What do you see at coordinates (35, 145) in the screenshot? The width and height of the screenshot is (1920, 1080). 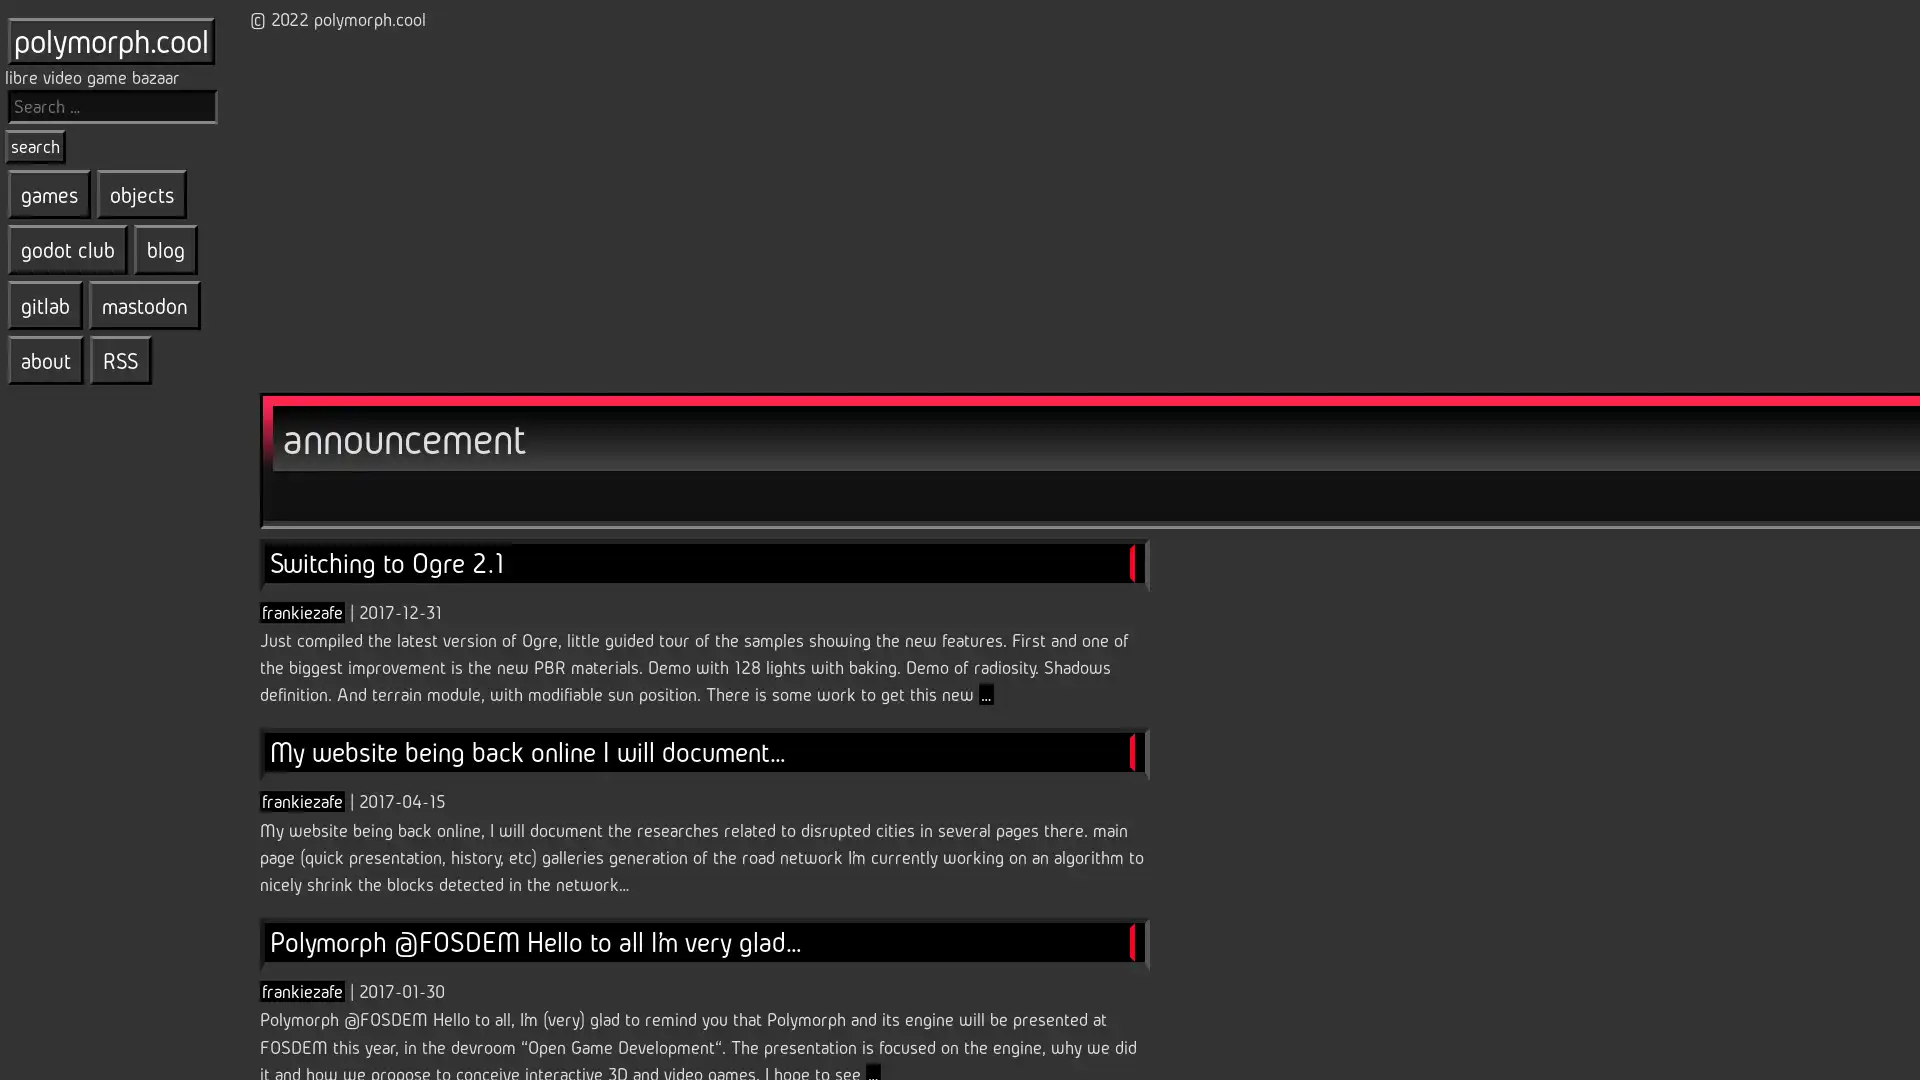 I see `Search` at bounding box center [35, 145].